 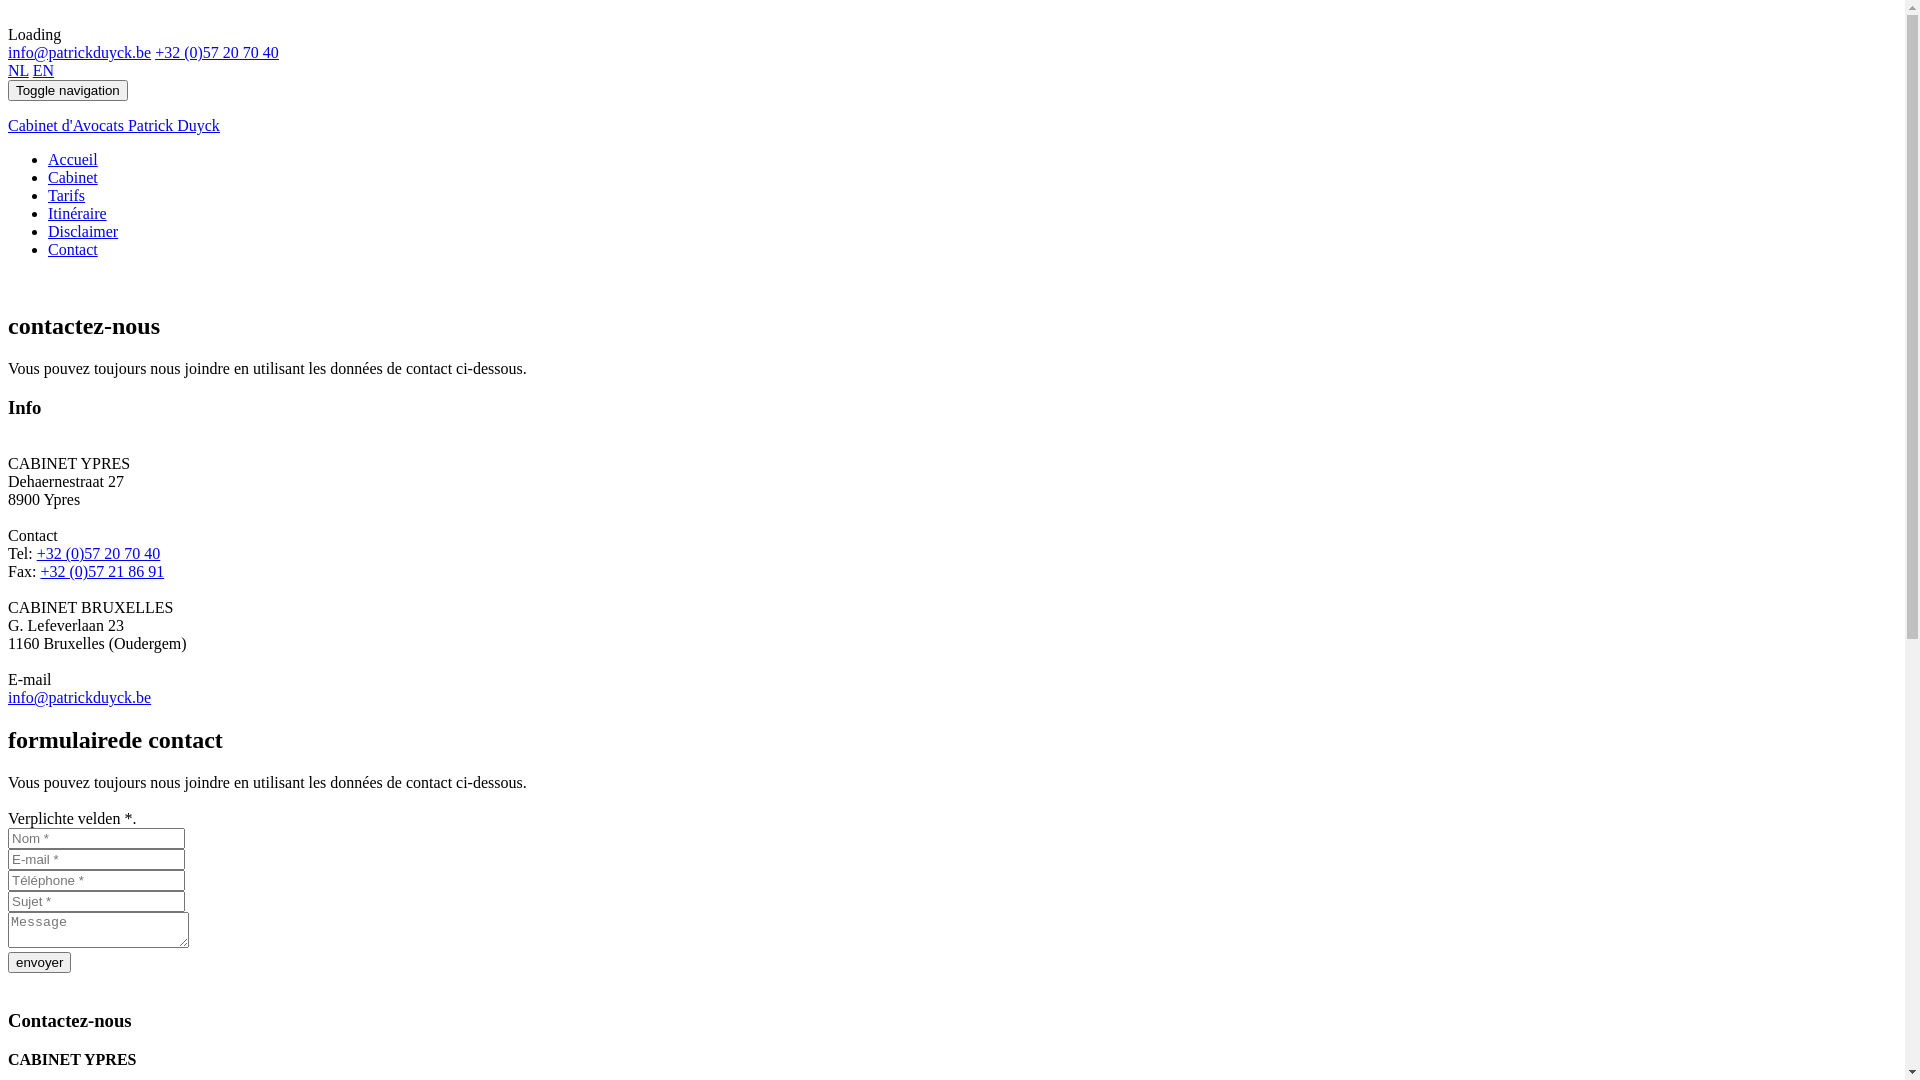 I want to click on 'Toggle navigation', so click(x=67, y=90).